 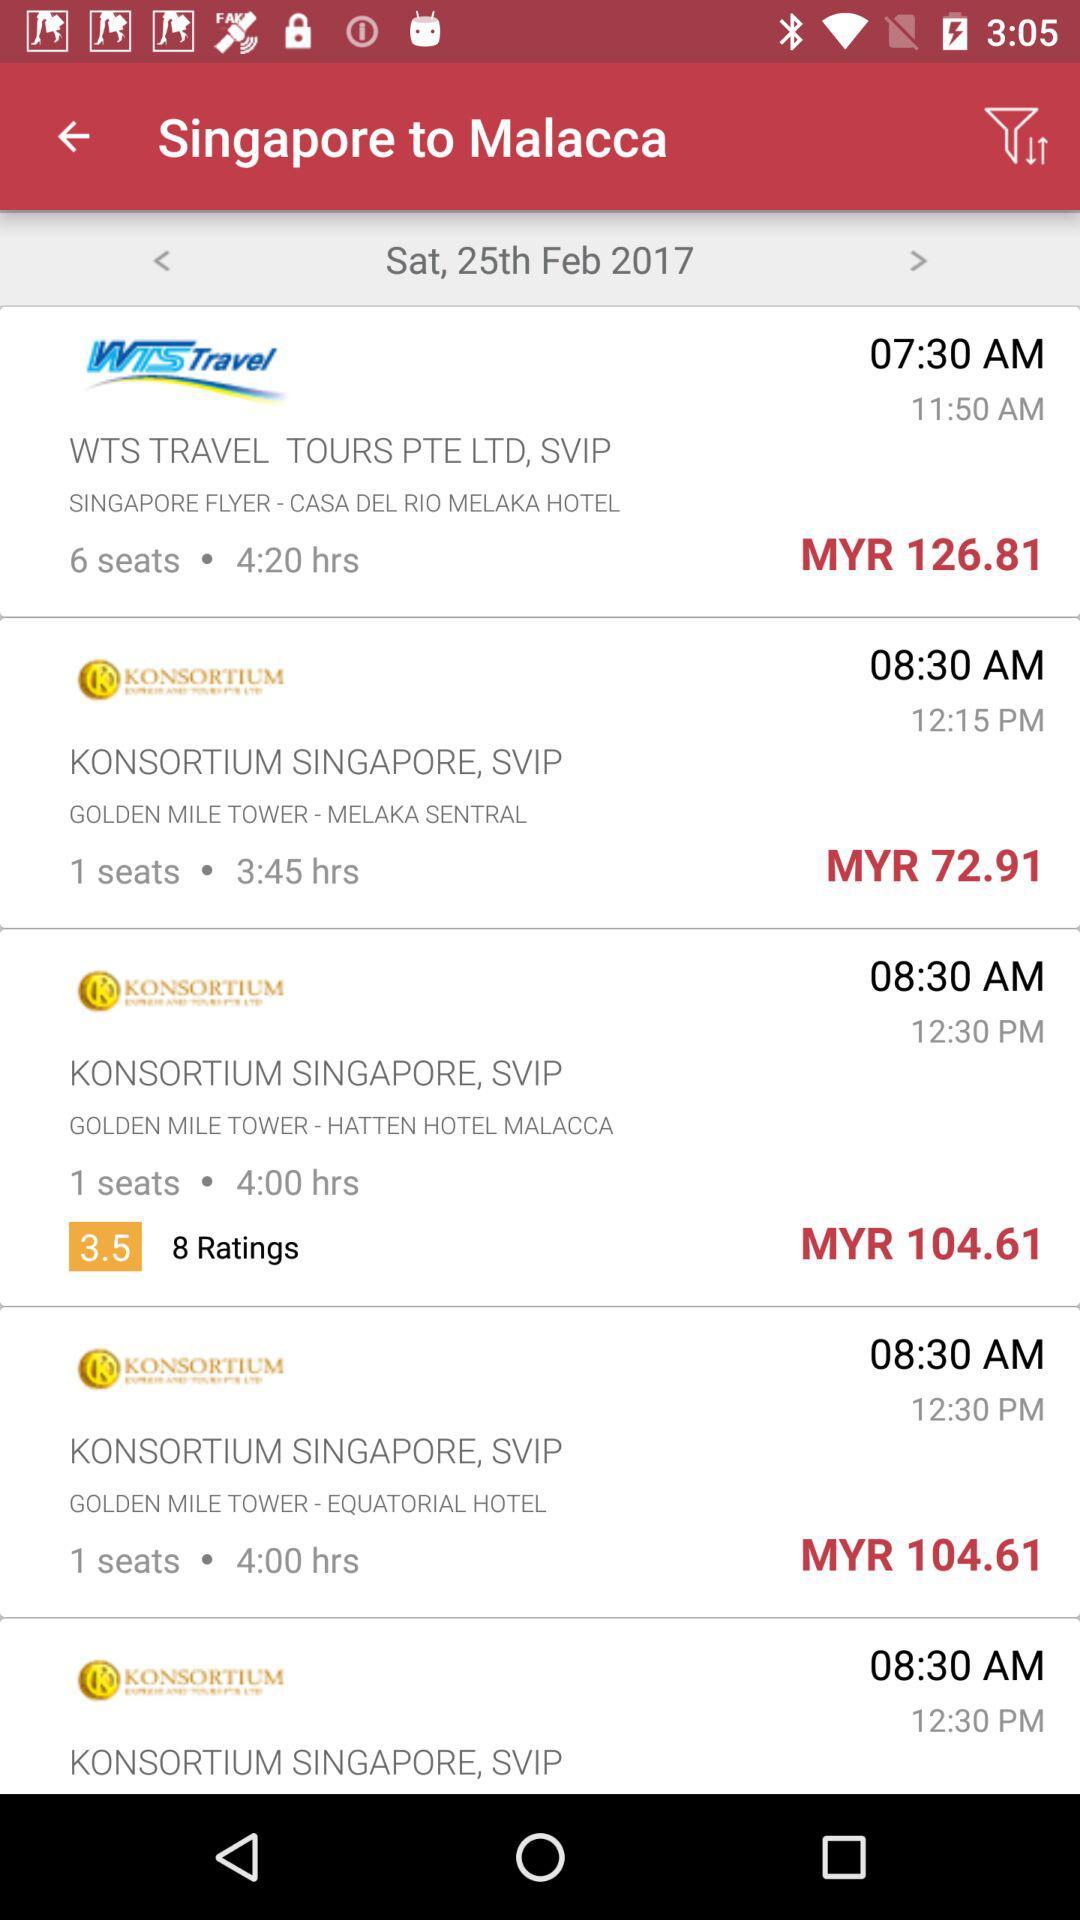 I want to click on the item above the 07:30 am icon, so click(x=918, y=257).